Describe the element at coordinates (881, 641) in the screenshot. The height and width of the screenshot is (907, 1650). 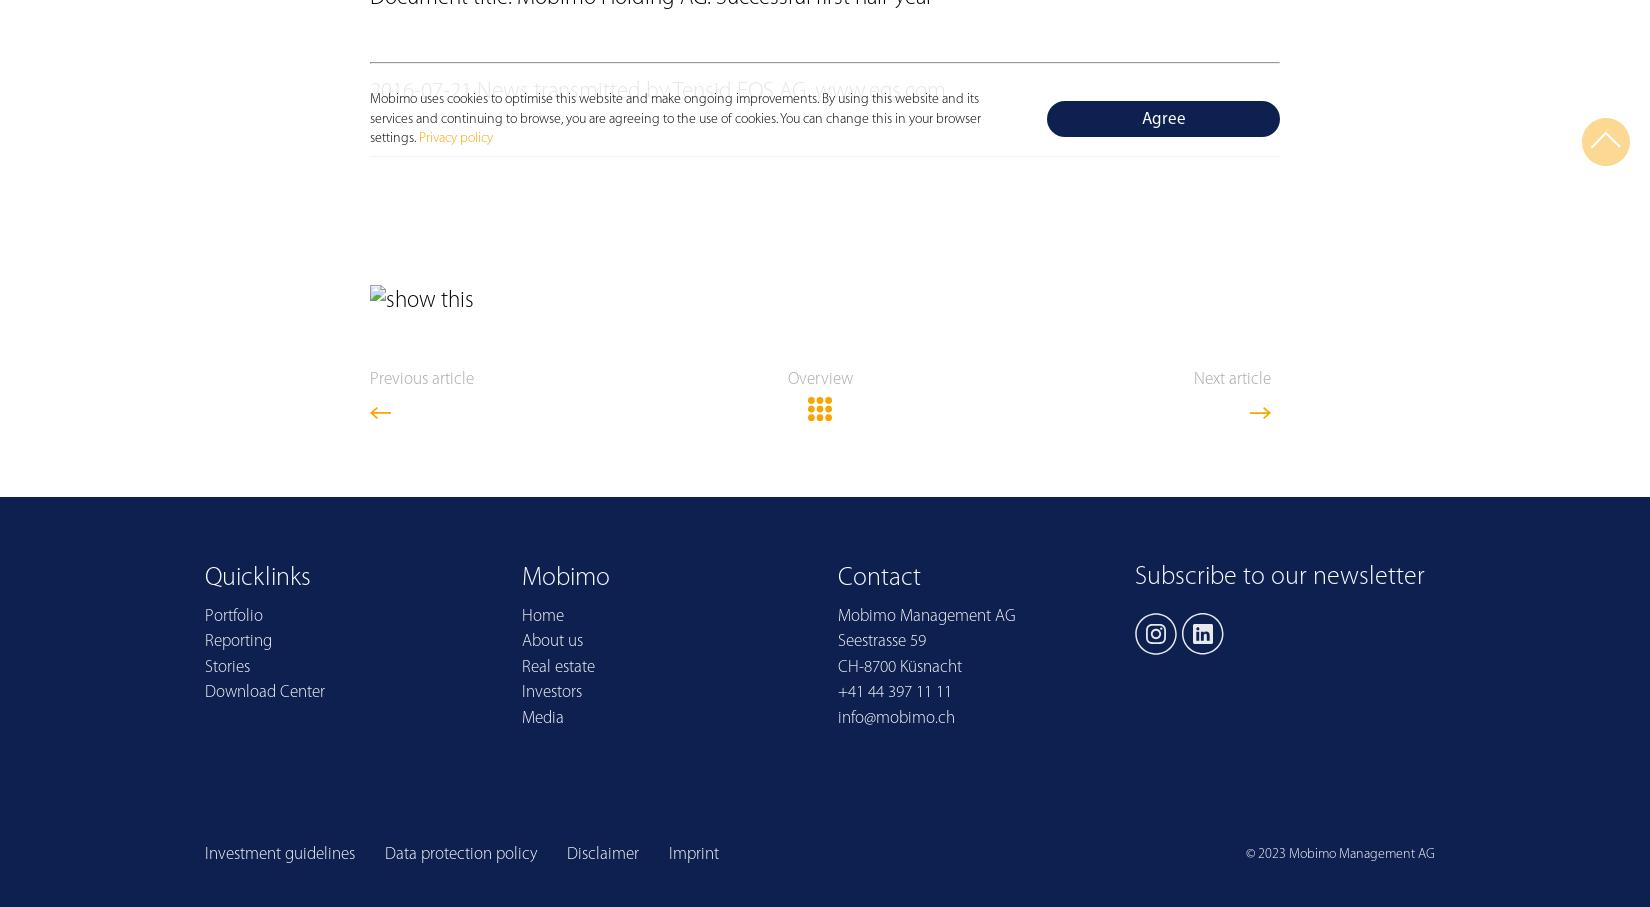
I see `'Seestrasse 59'` at that location.